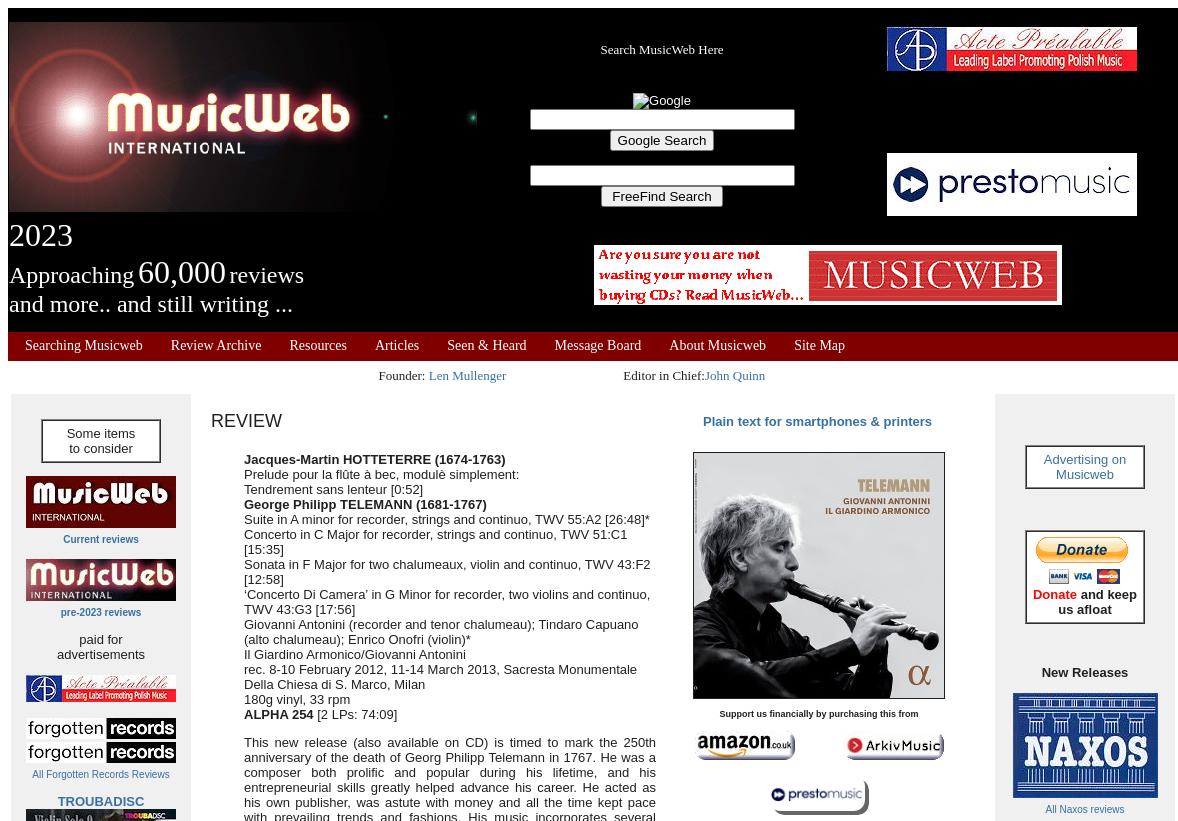 The width and height of the screenshot is (1178, 821). I want to click on 'paid for', so click(99, 638).